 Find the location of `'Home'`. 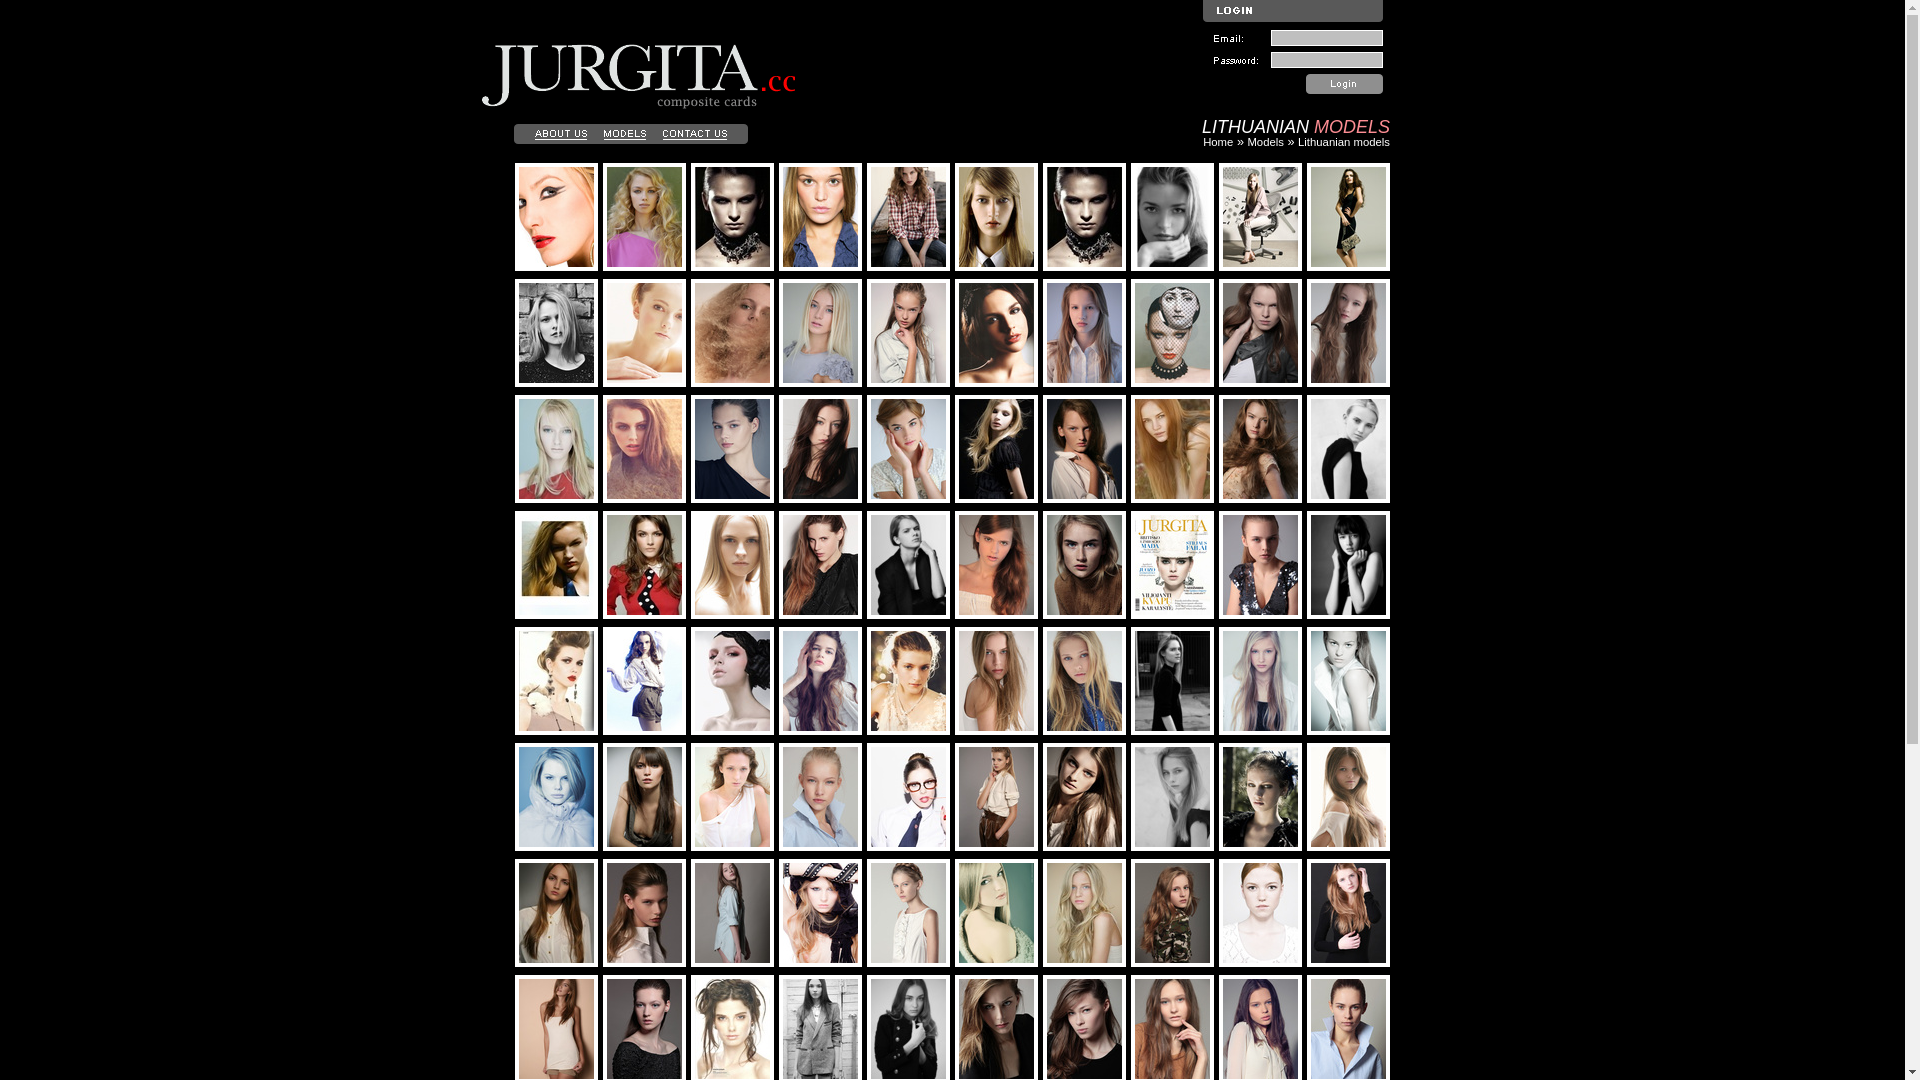

'Home' is located at coordinates (1217, 141).